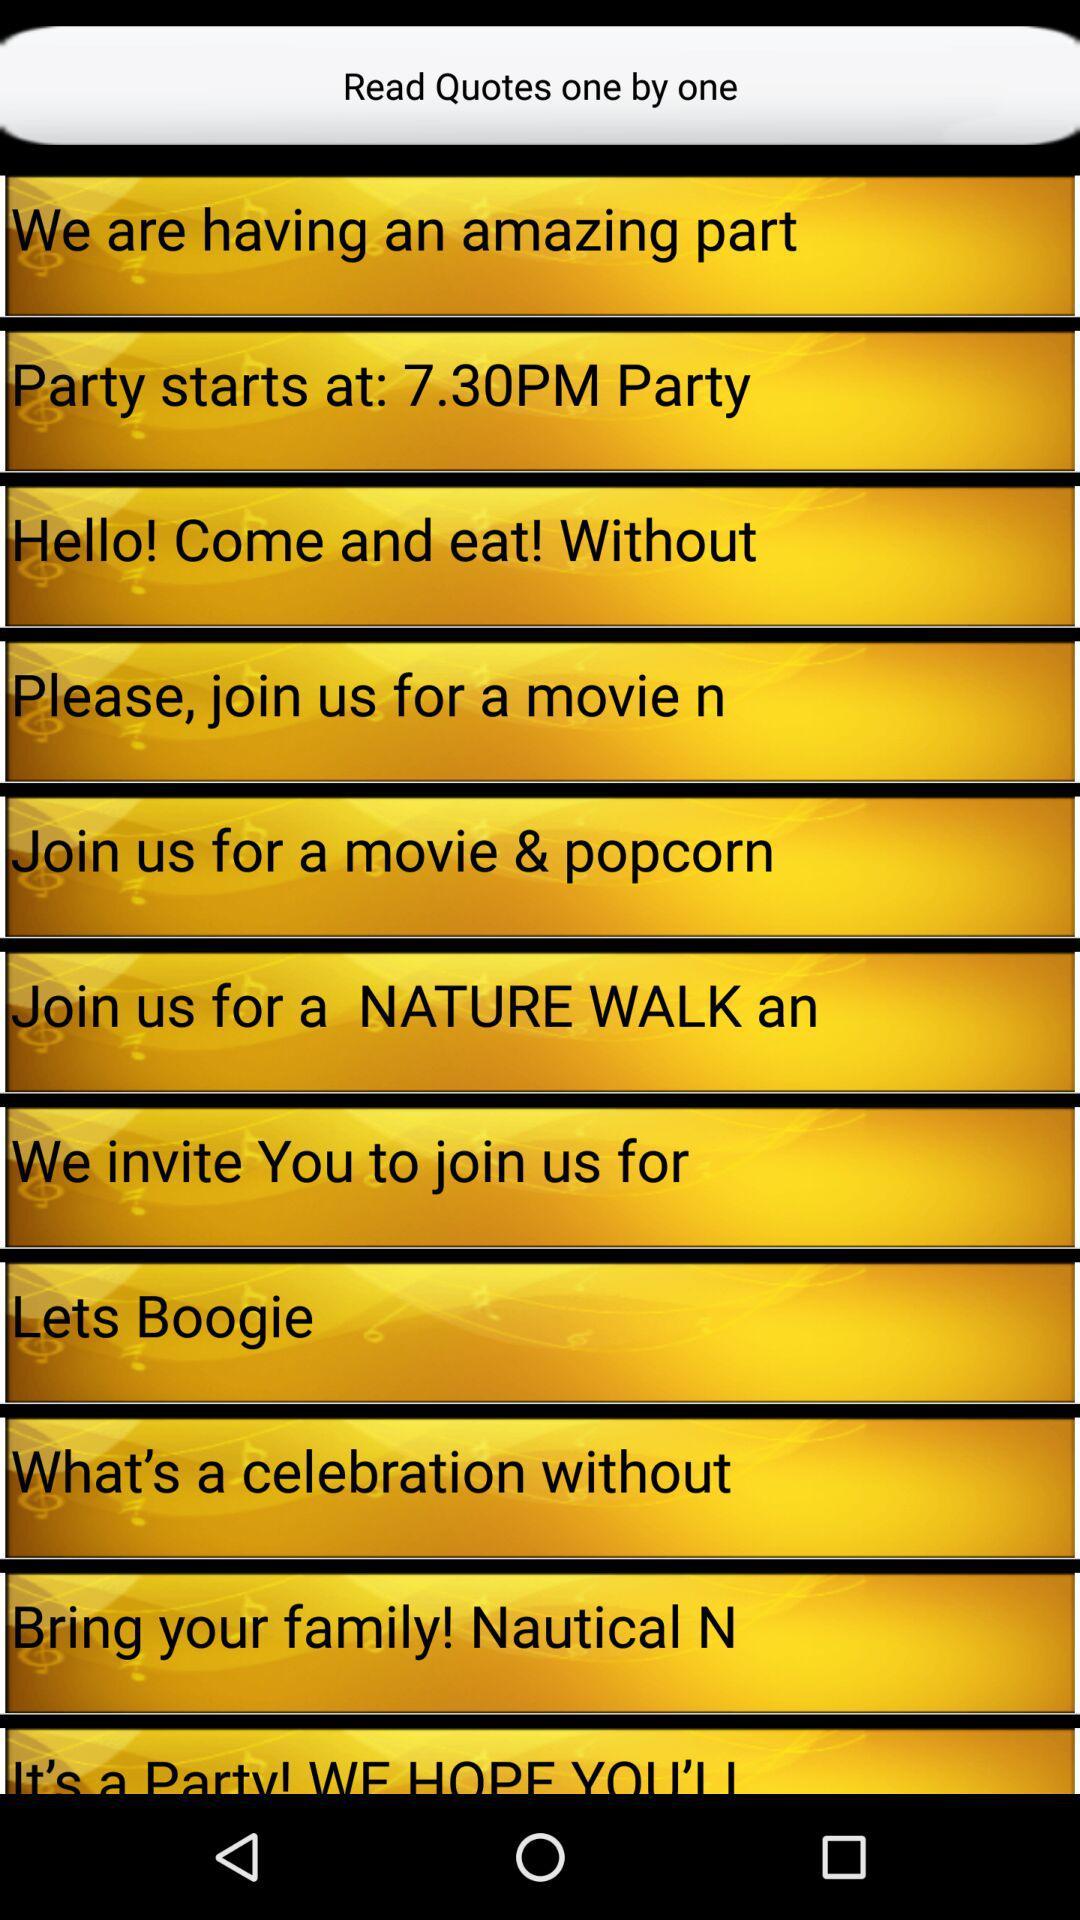 The height and width of the screenshot is (1920, 1080). What do you see at coordinates (1076, 1021) in the screenshot?
I see `the icon to the right of join us for` at bounding box center [1076, 1021].